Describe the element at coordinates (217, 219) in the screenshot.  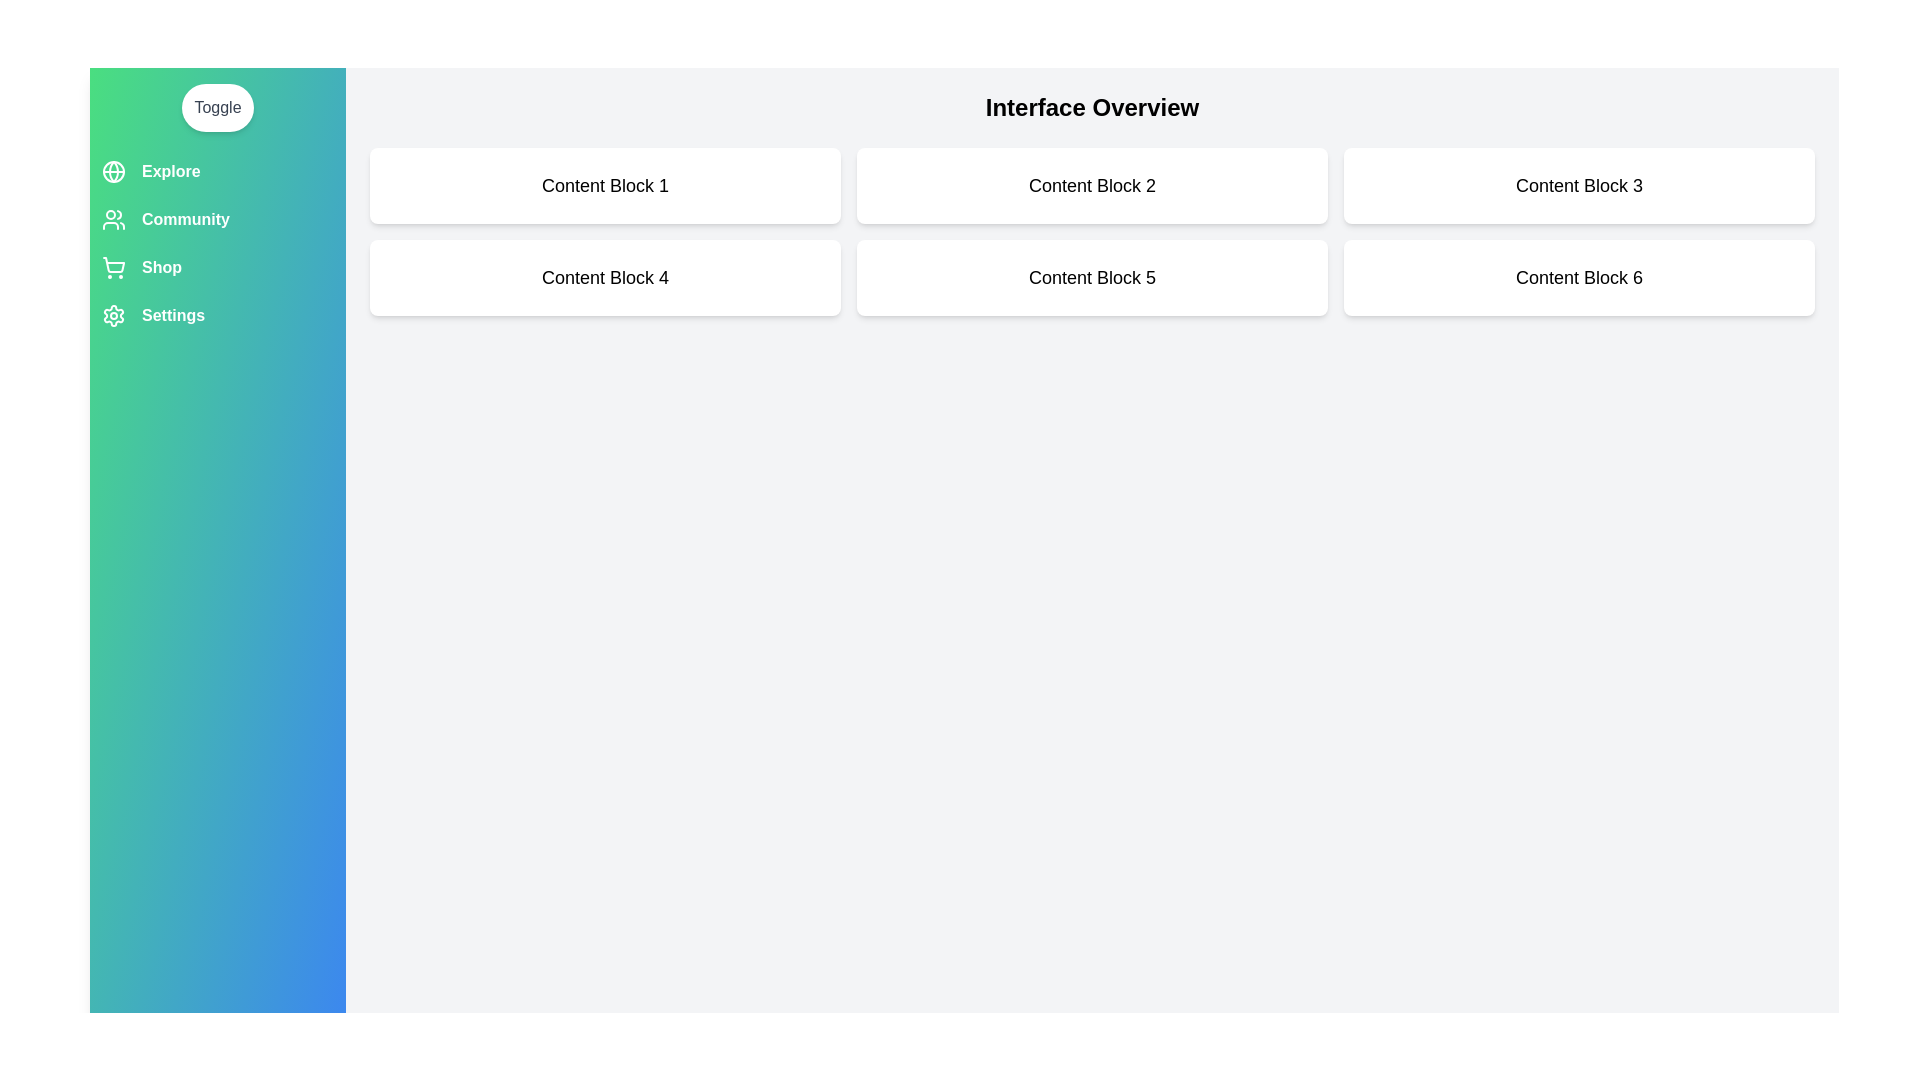
I see `the menu option labeled Community` at that location.